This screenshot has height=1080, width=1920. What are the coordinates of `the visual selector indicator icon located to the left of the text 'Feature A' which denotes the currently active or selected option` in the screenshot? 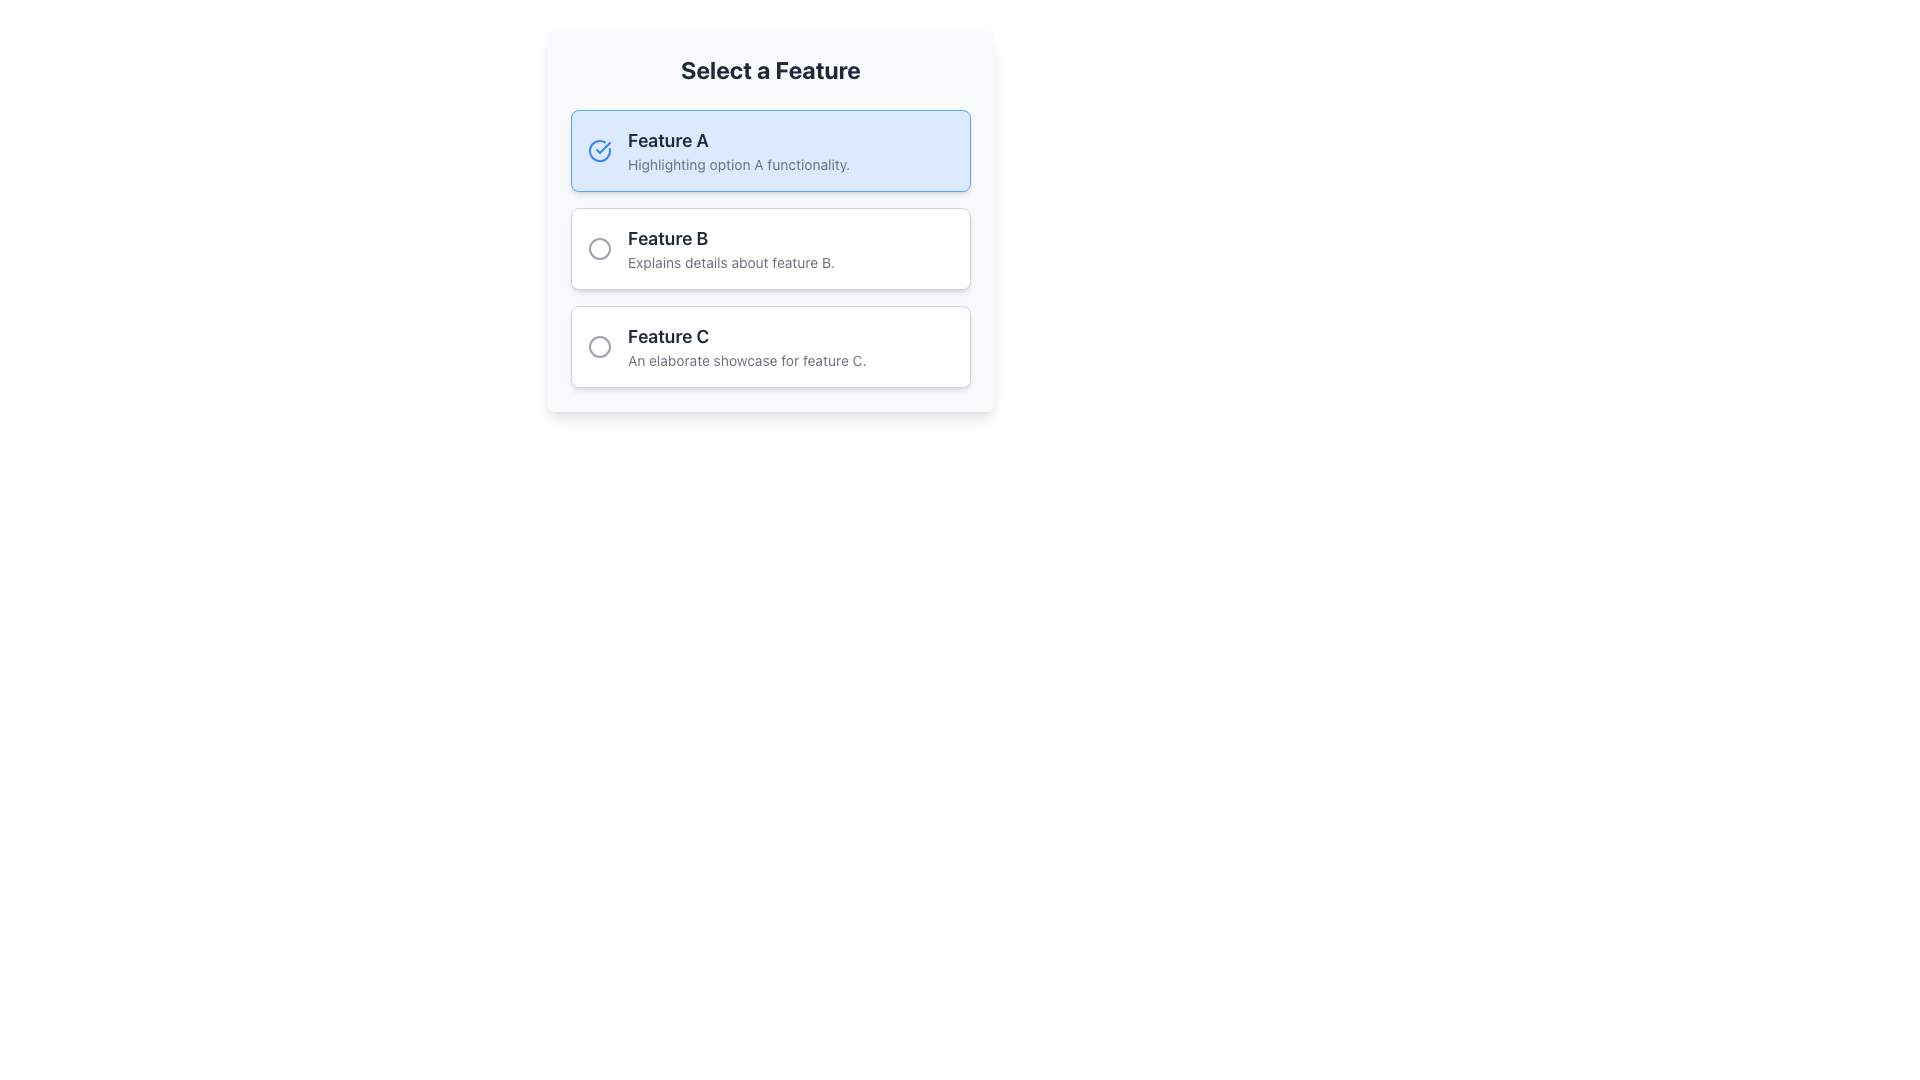 It's located at (599, 149).